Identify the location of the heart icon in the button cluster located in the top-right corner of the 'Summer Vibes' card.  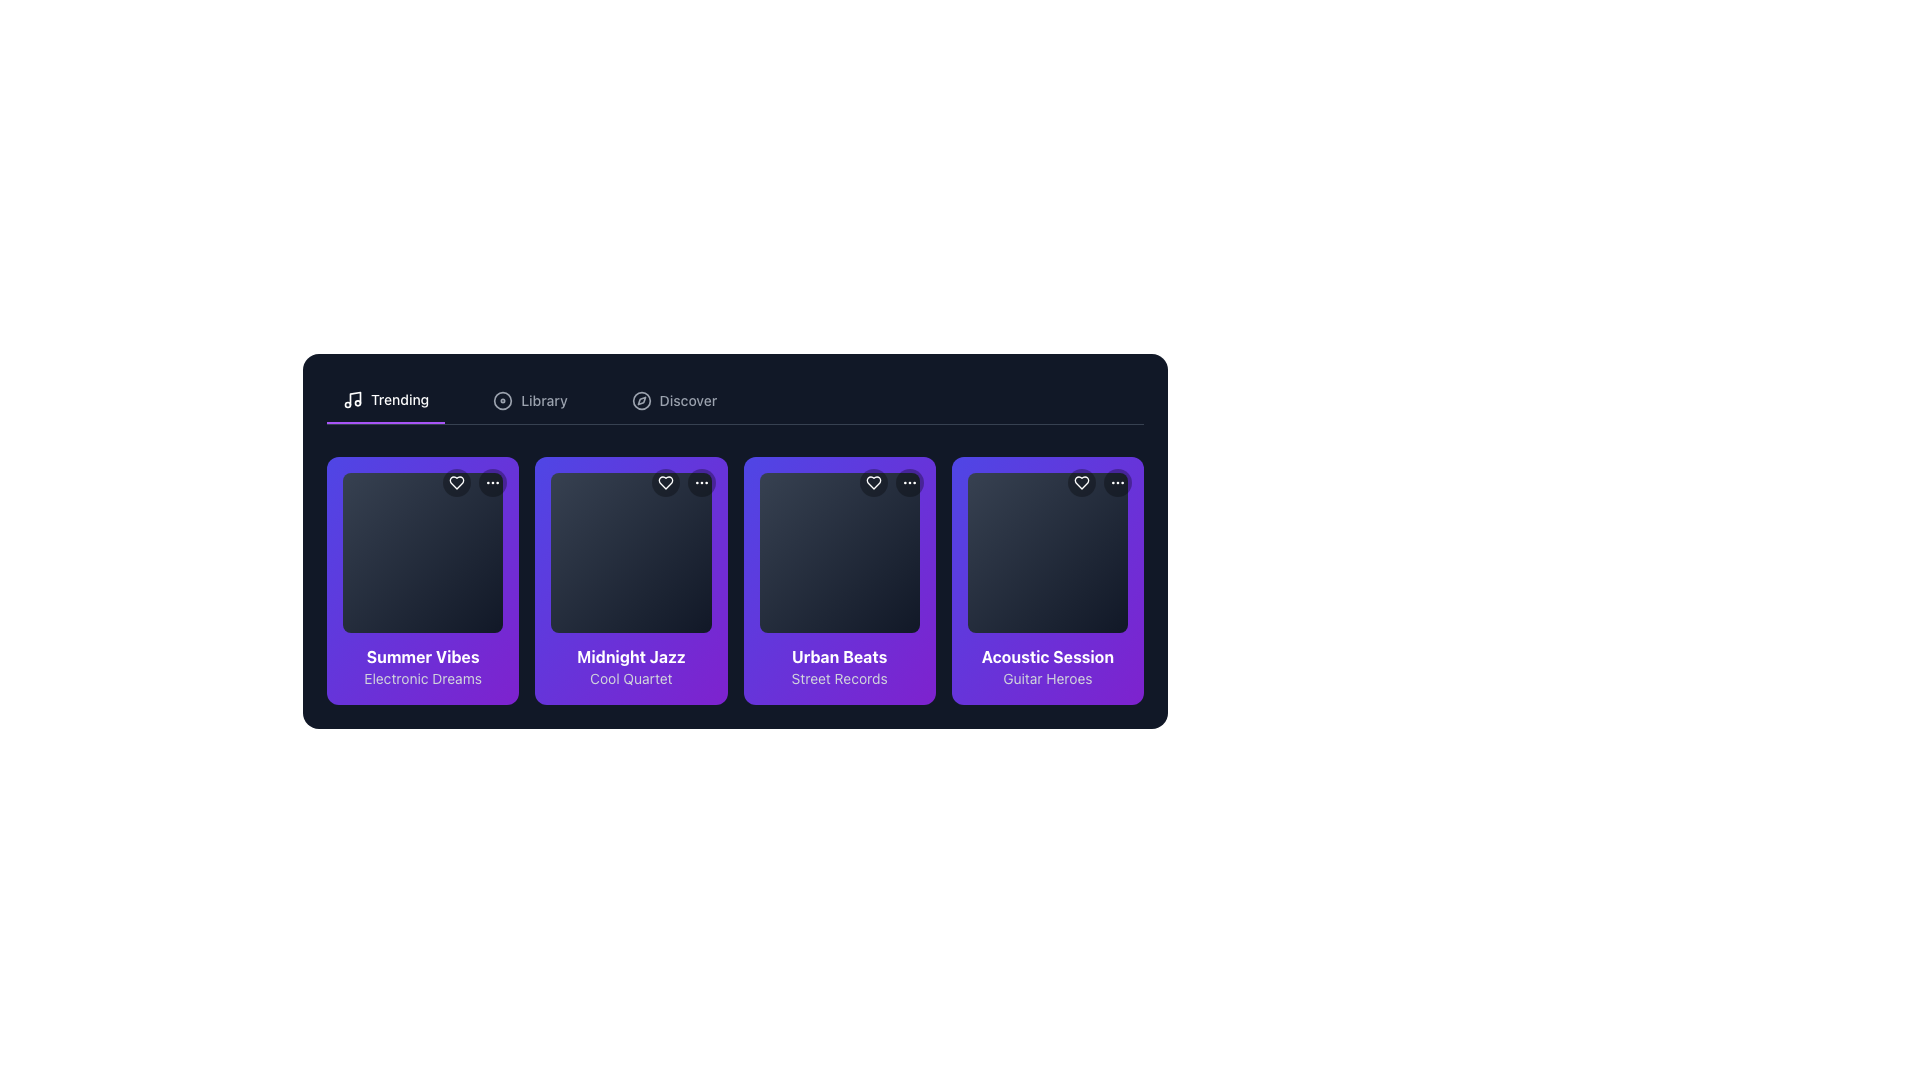
(474, 482).